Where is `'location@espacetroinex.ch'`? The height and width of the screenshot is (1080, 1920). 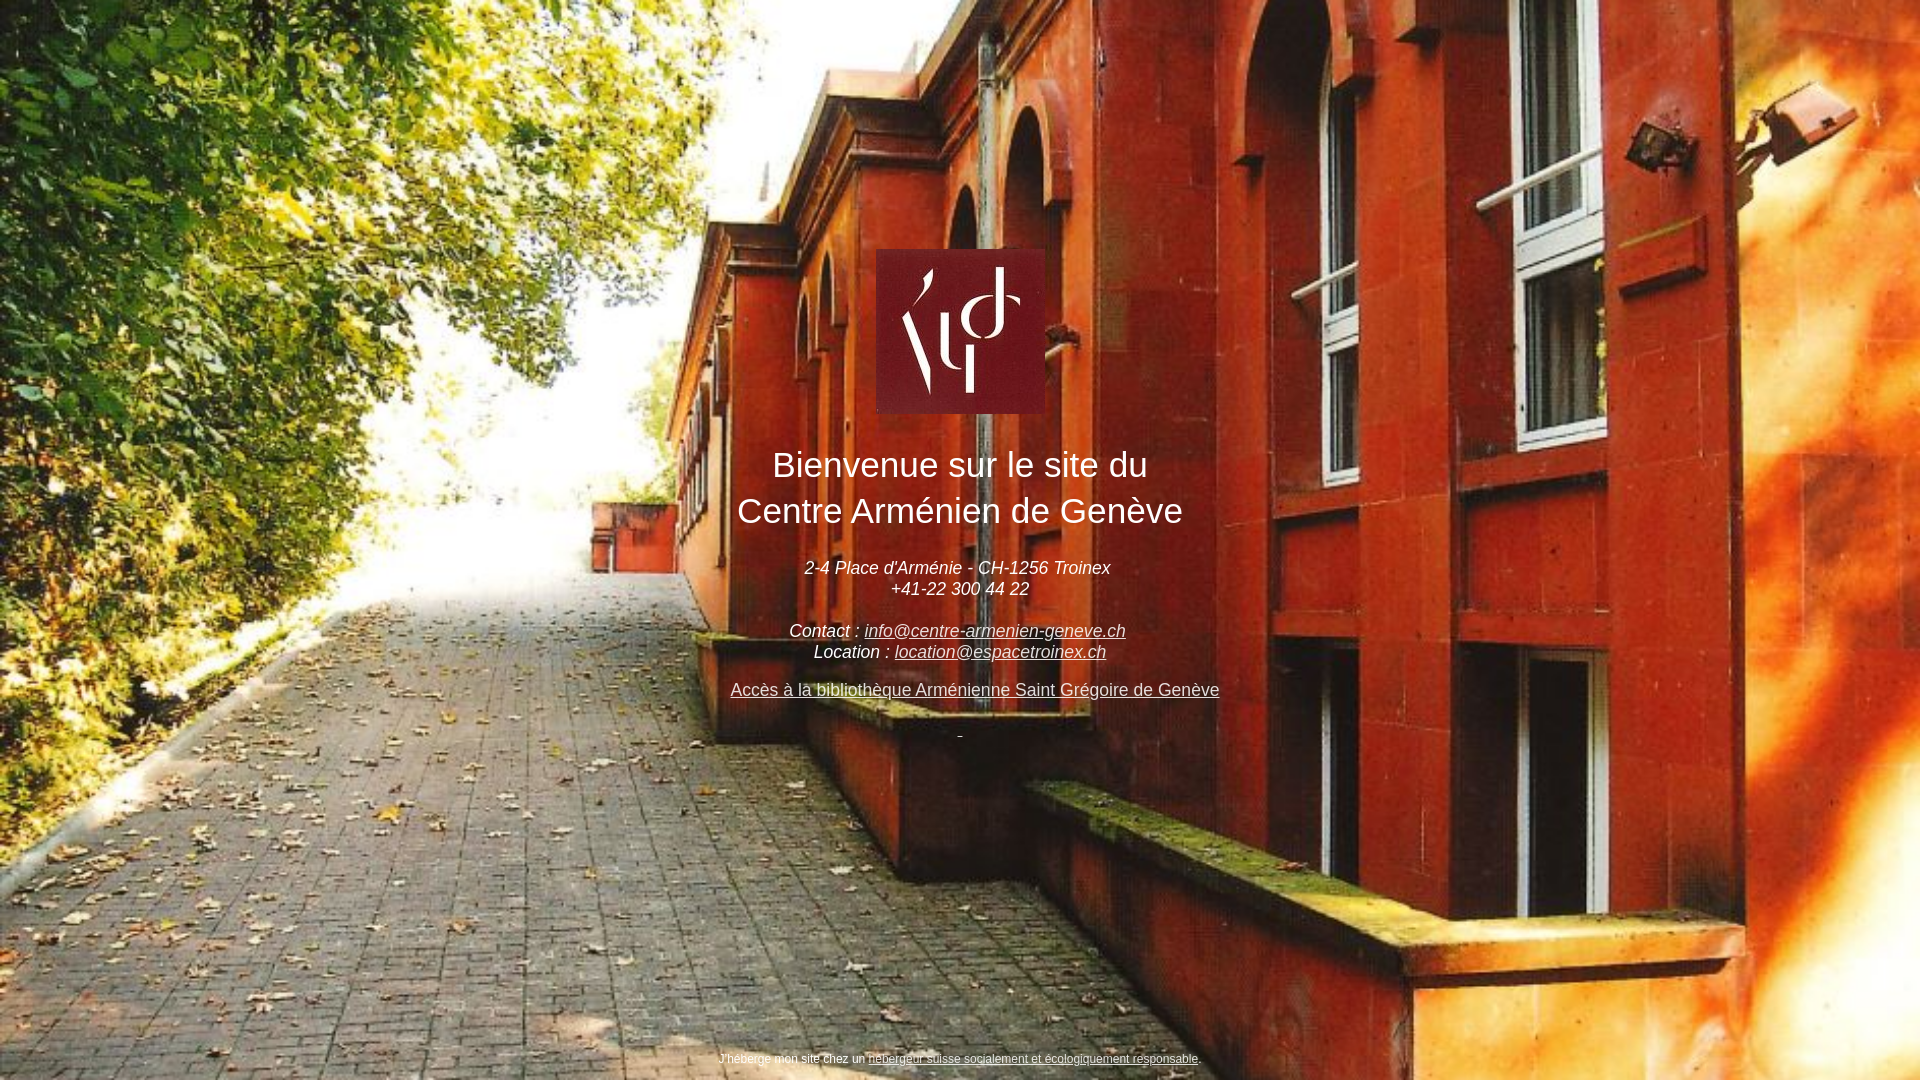
'location@espacetroinex.ch' is located at coordinates (1001, 651).